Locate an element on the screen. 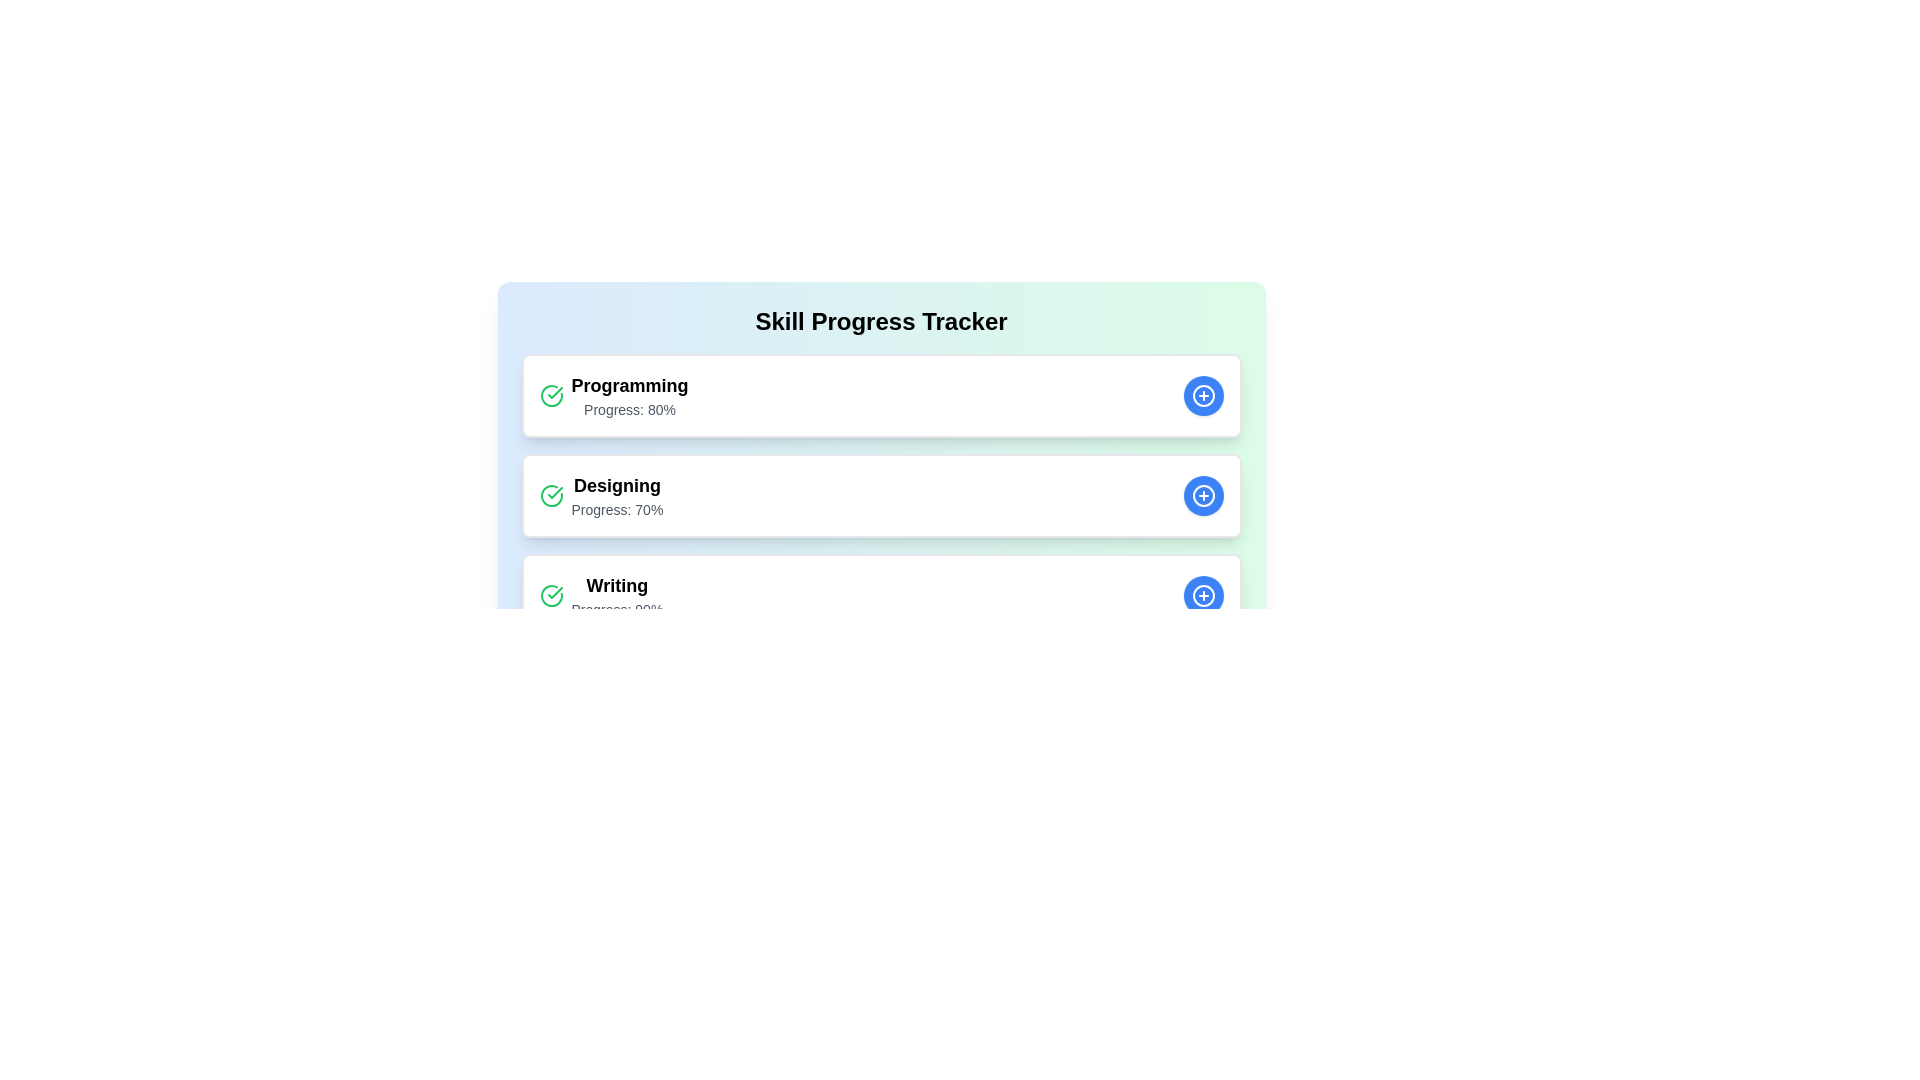 The height and width of the screenshot is (1080, 1920). increment button for the skill Writing is located at coordinates (1202, 595).